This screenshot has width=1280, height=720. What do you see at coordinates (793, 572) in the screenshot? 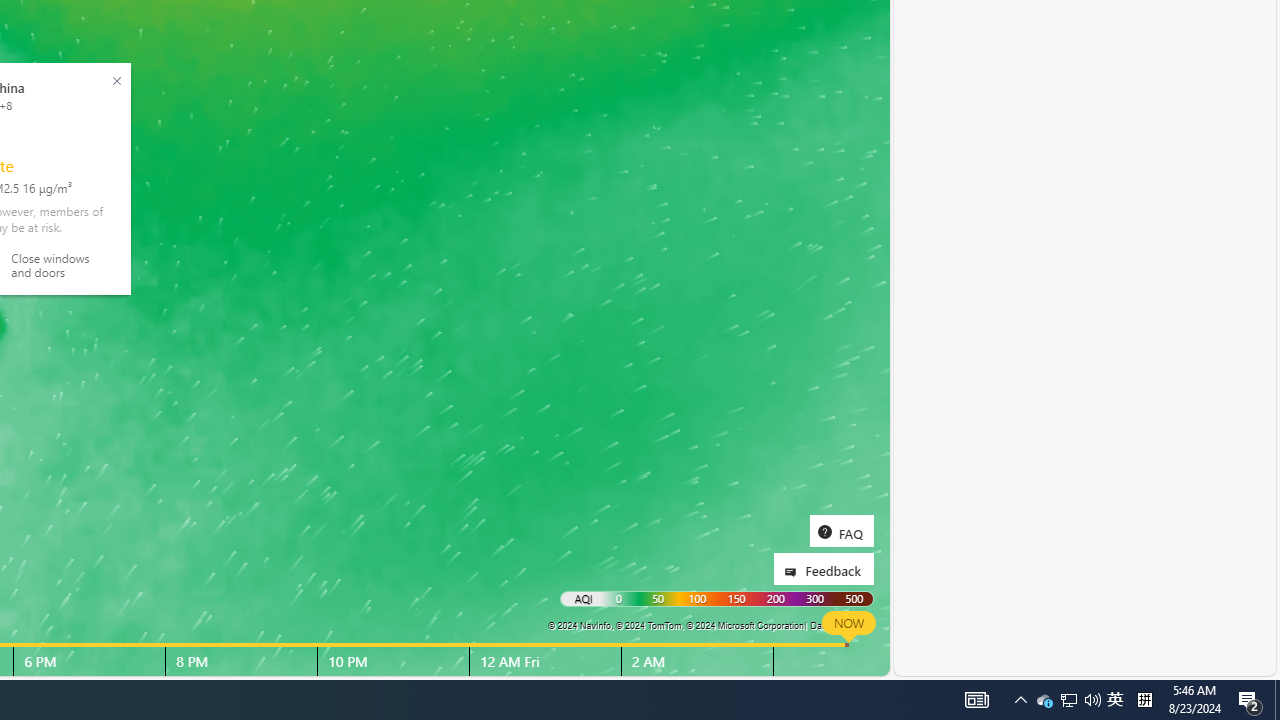
I see `'Class: feedback_link_icon-DS-EntryPoint1-1'` at bounding box center [793, 572].